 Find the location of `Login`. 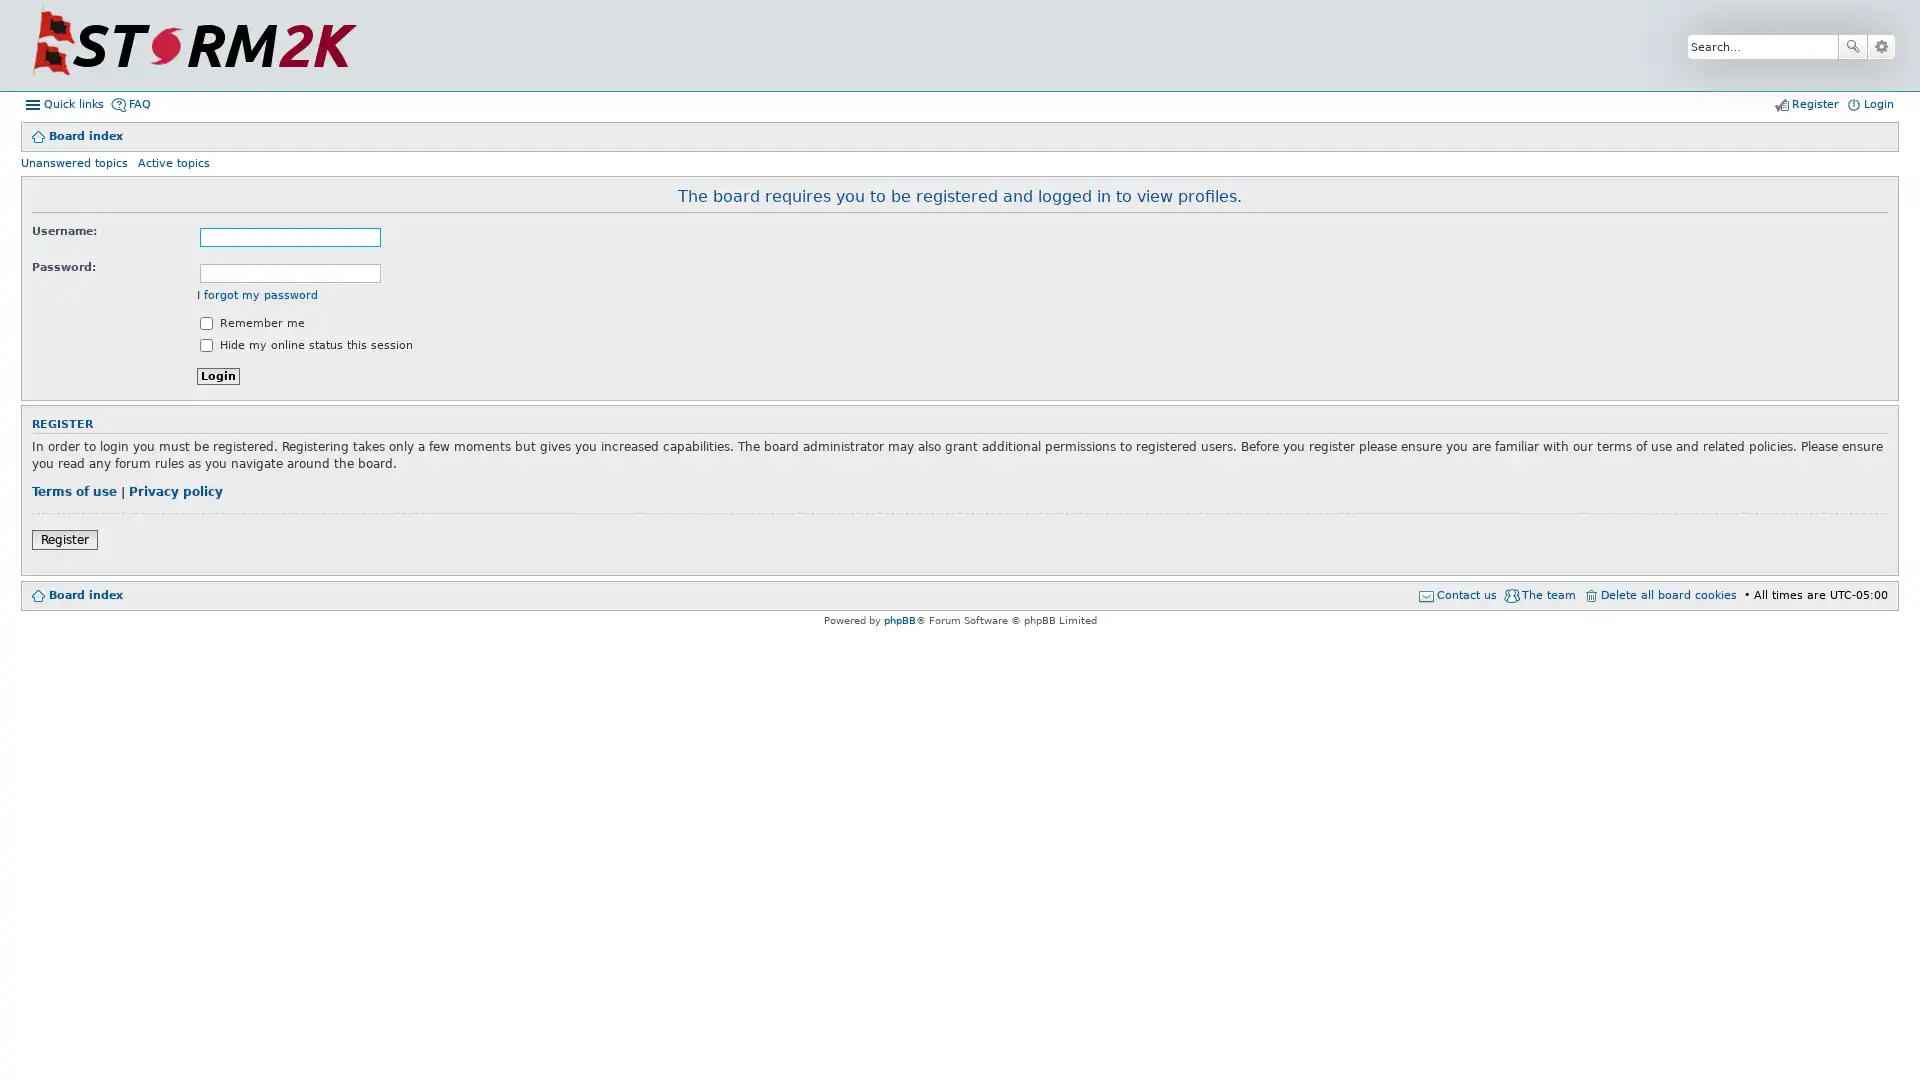

Login is located at coordinates (218, 376).